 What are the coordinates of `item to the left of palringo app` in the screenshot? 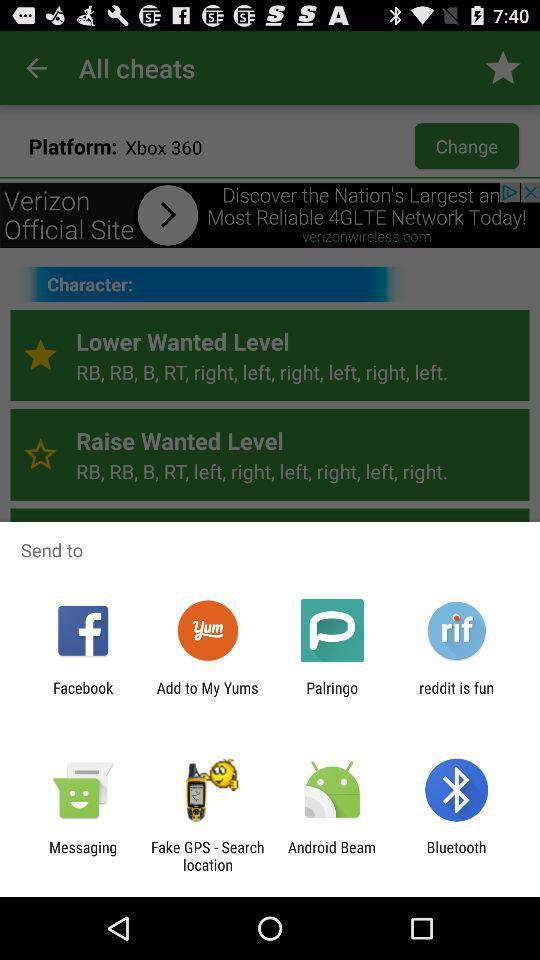 It's located at (206, 696).